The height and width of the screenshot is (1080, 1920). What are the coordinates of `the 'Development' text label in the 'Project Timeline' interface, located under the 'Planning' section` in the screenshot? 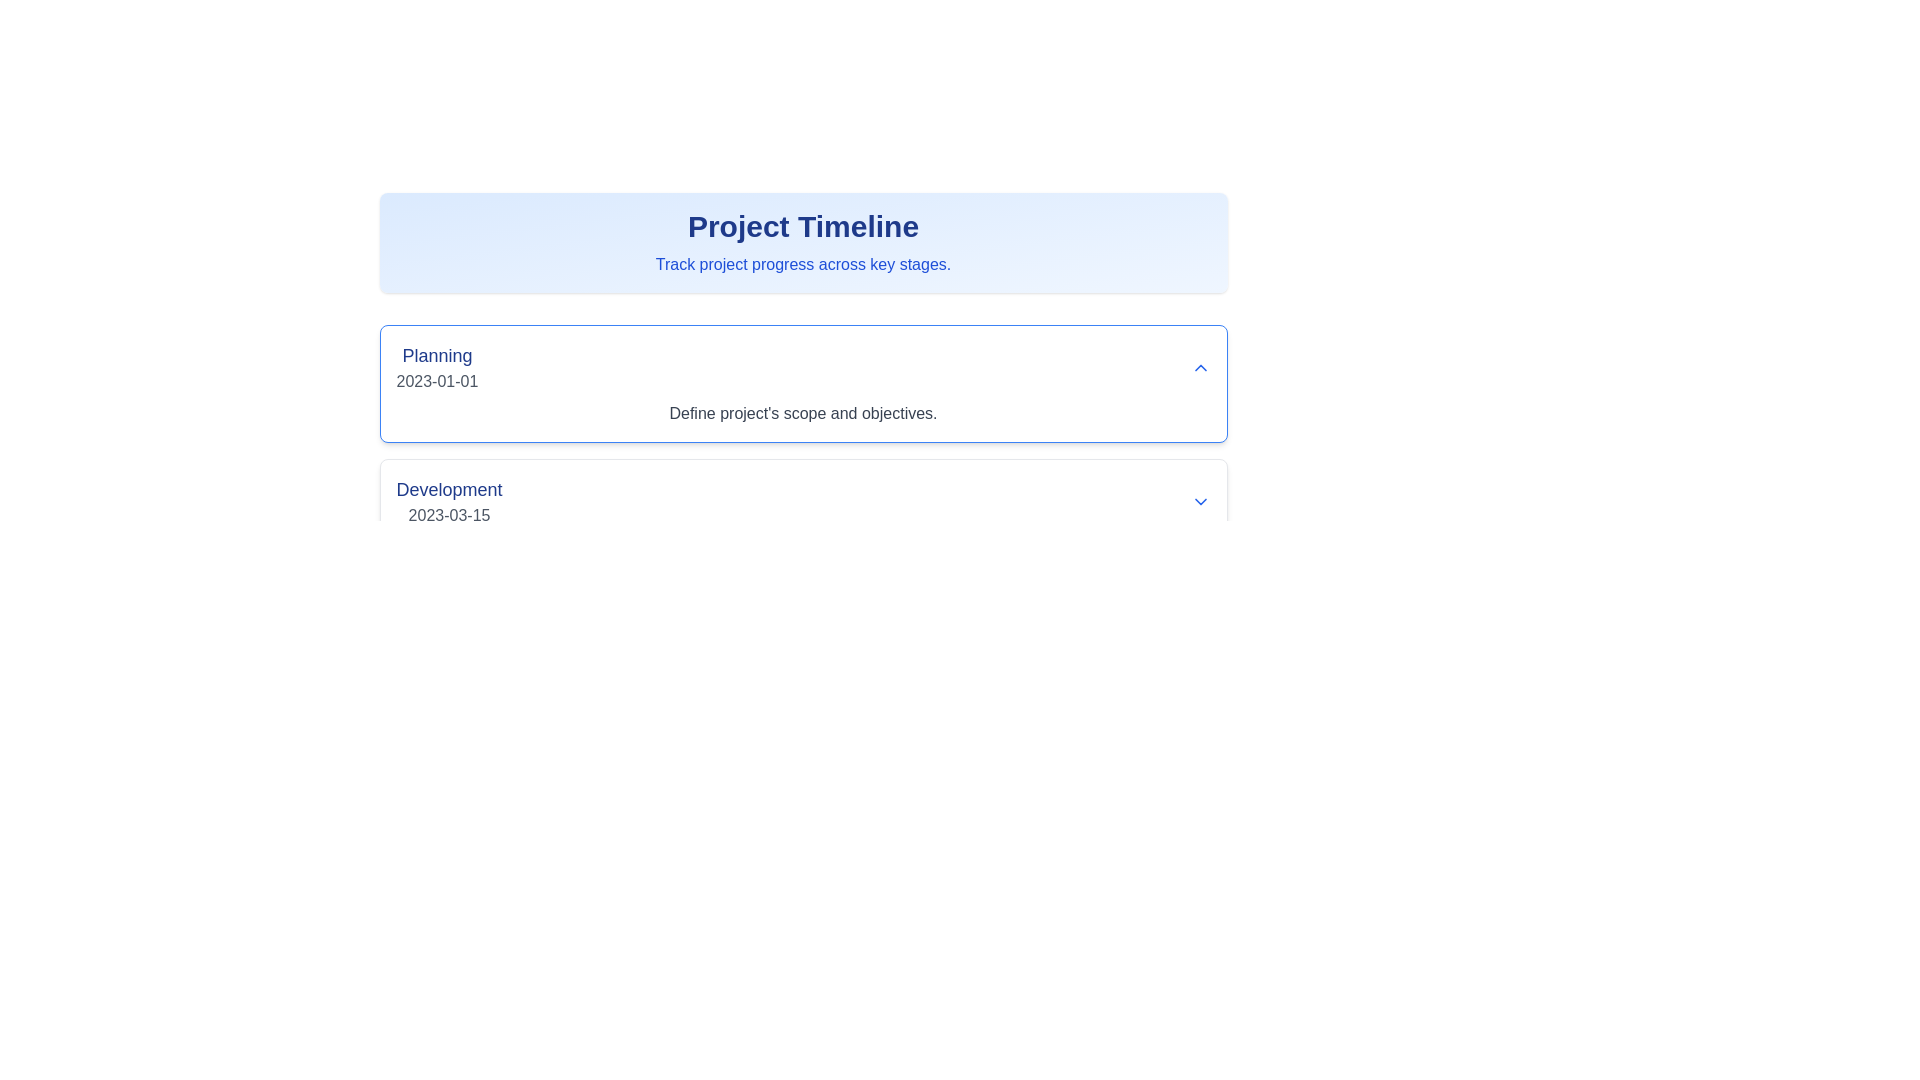 It's located at (448, 489).